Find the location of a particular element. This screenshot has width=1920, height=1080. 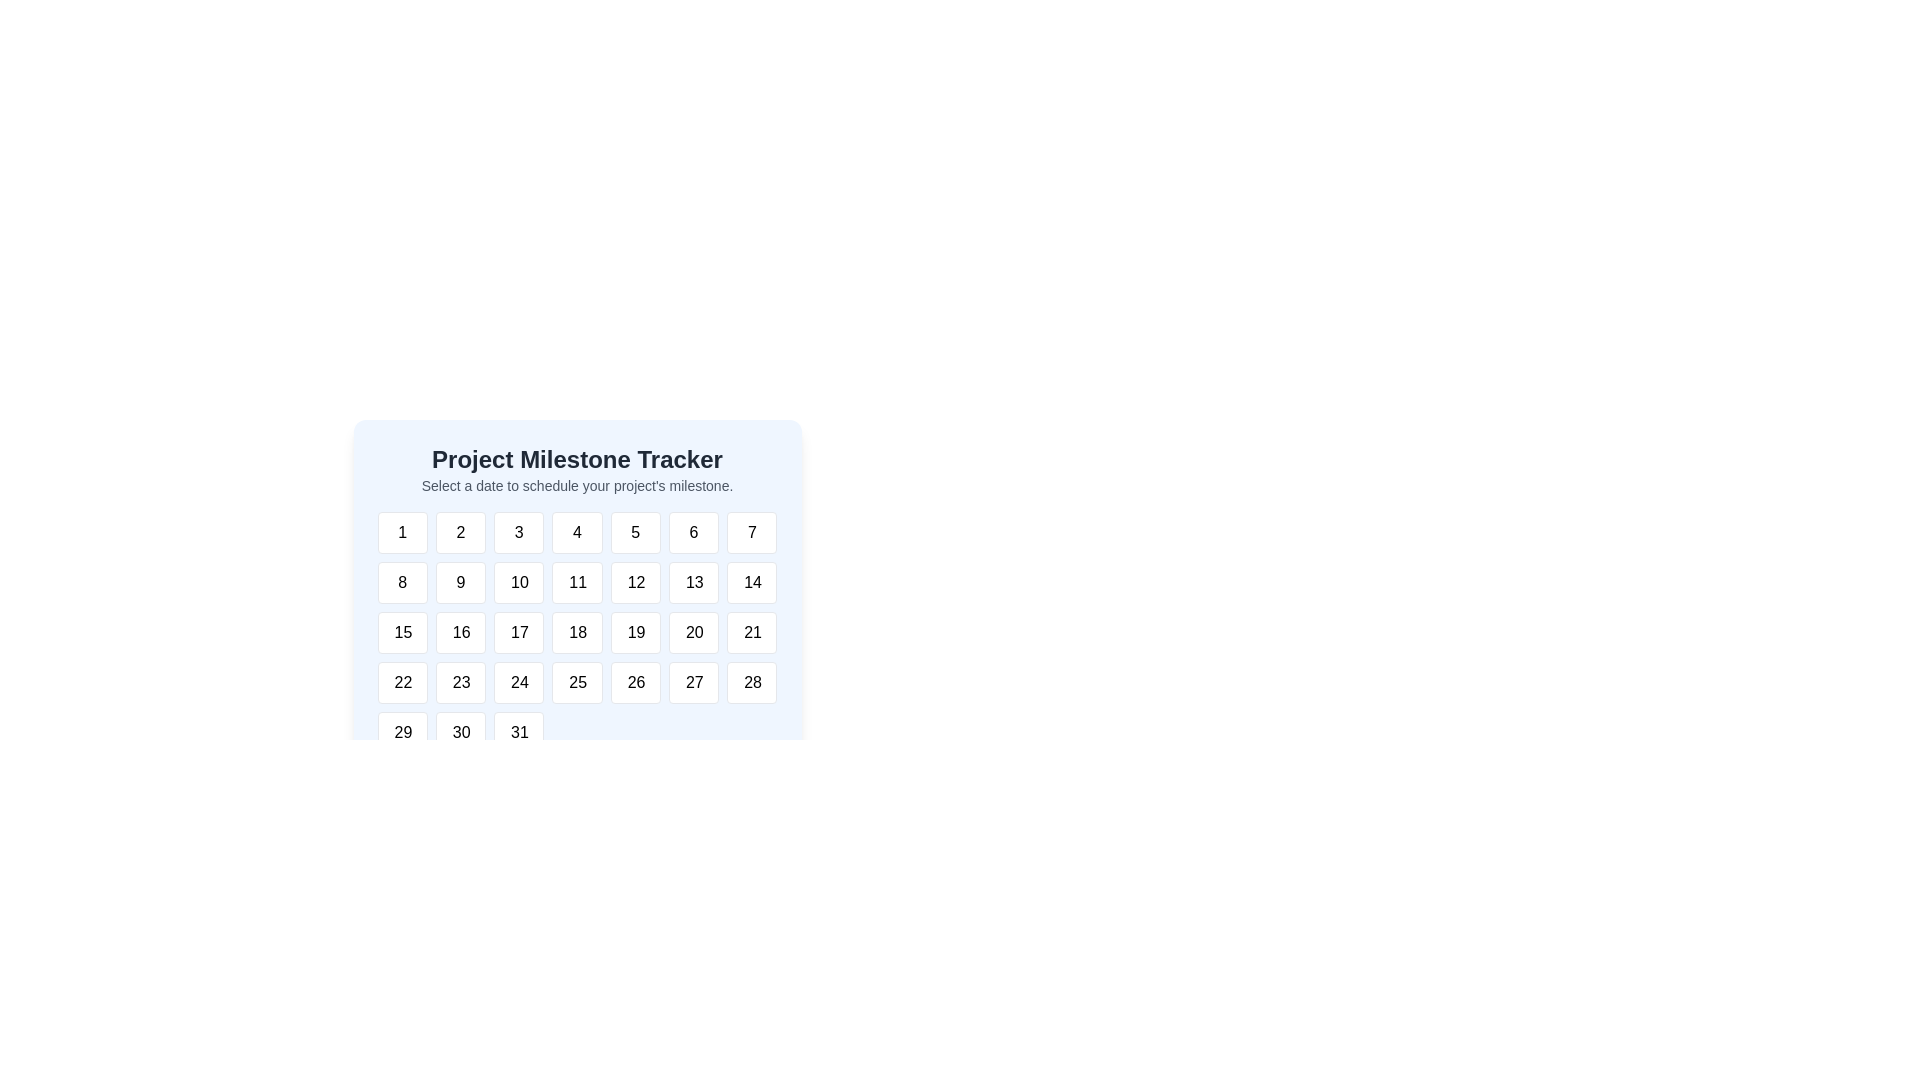

the button in the sixth row and fifth column of the calendar grid is located at coordinates (634, 681).